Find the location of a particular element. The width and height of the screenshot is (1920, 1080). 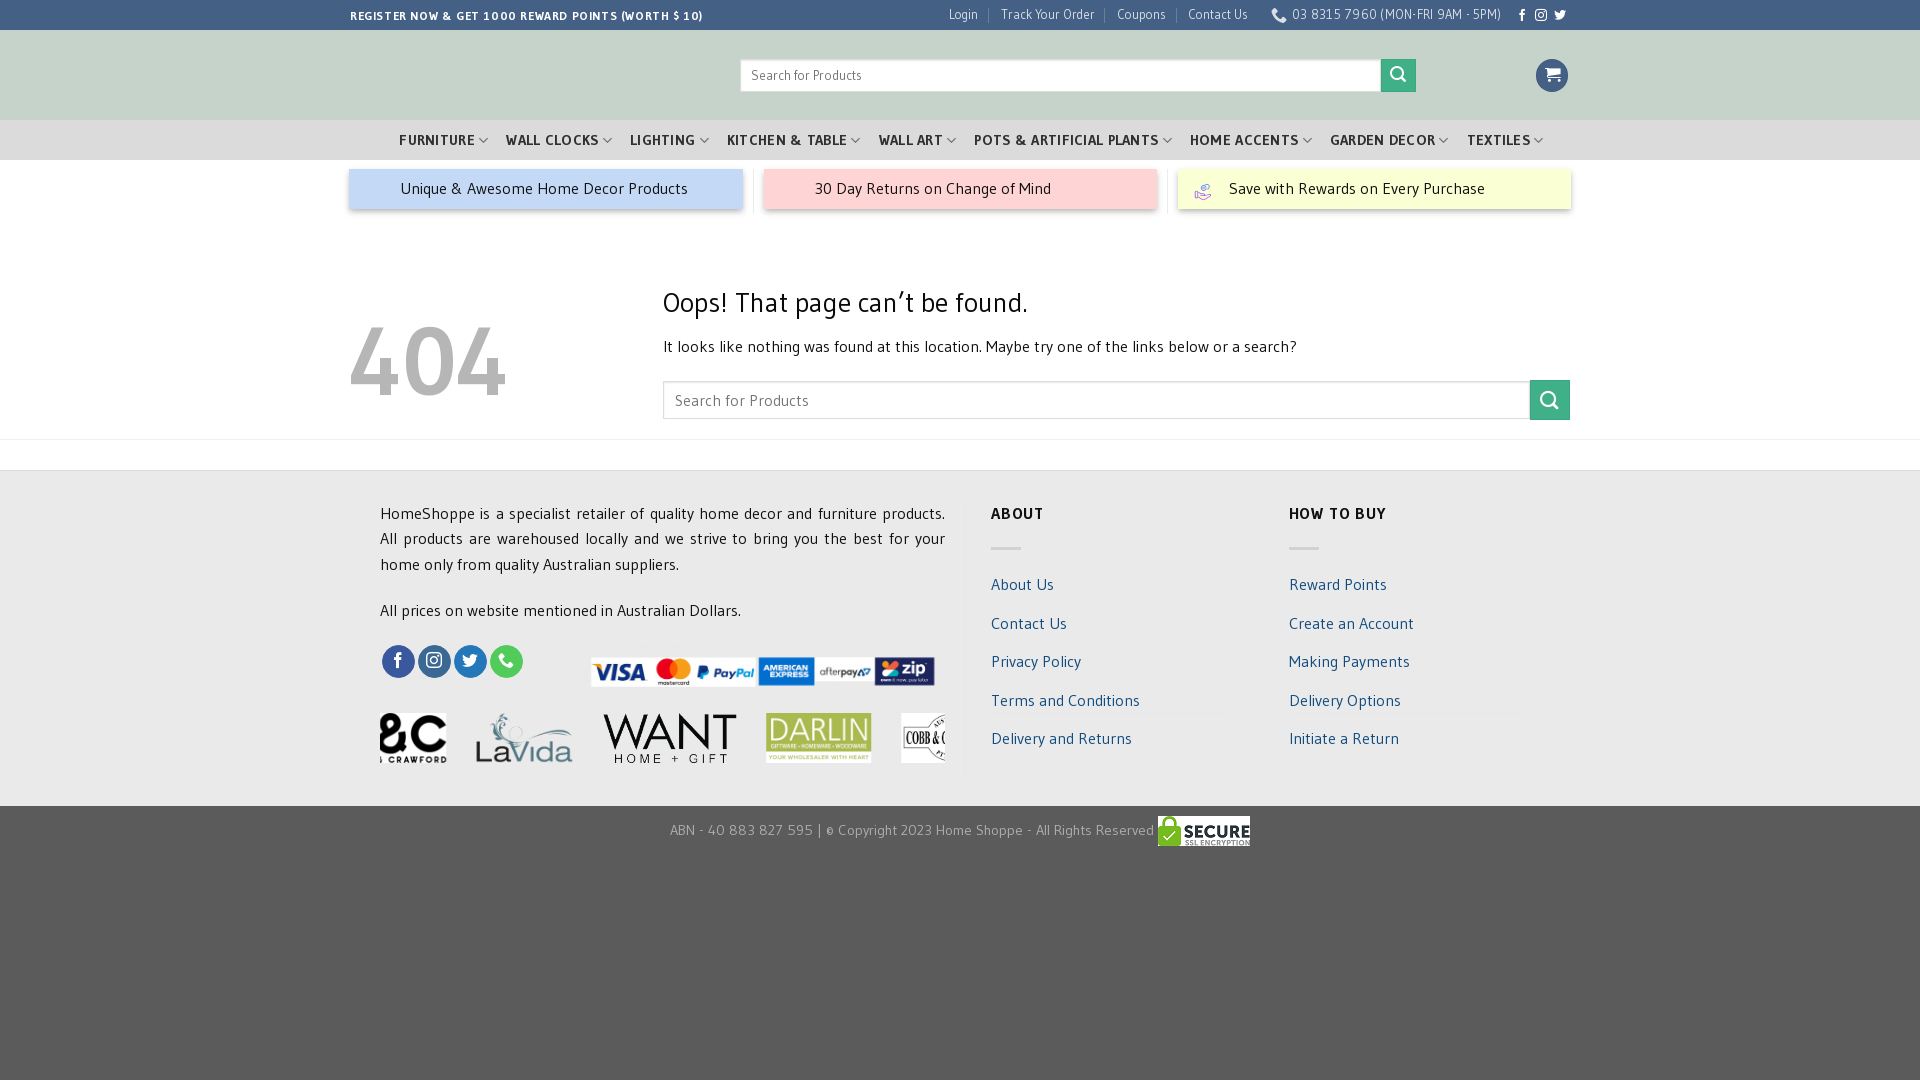

'Coupons' is located at coordinates (1108, 15).